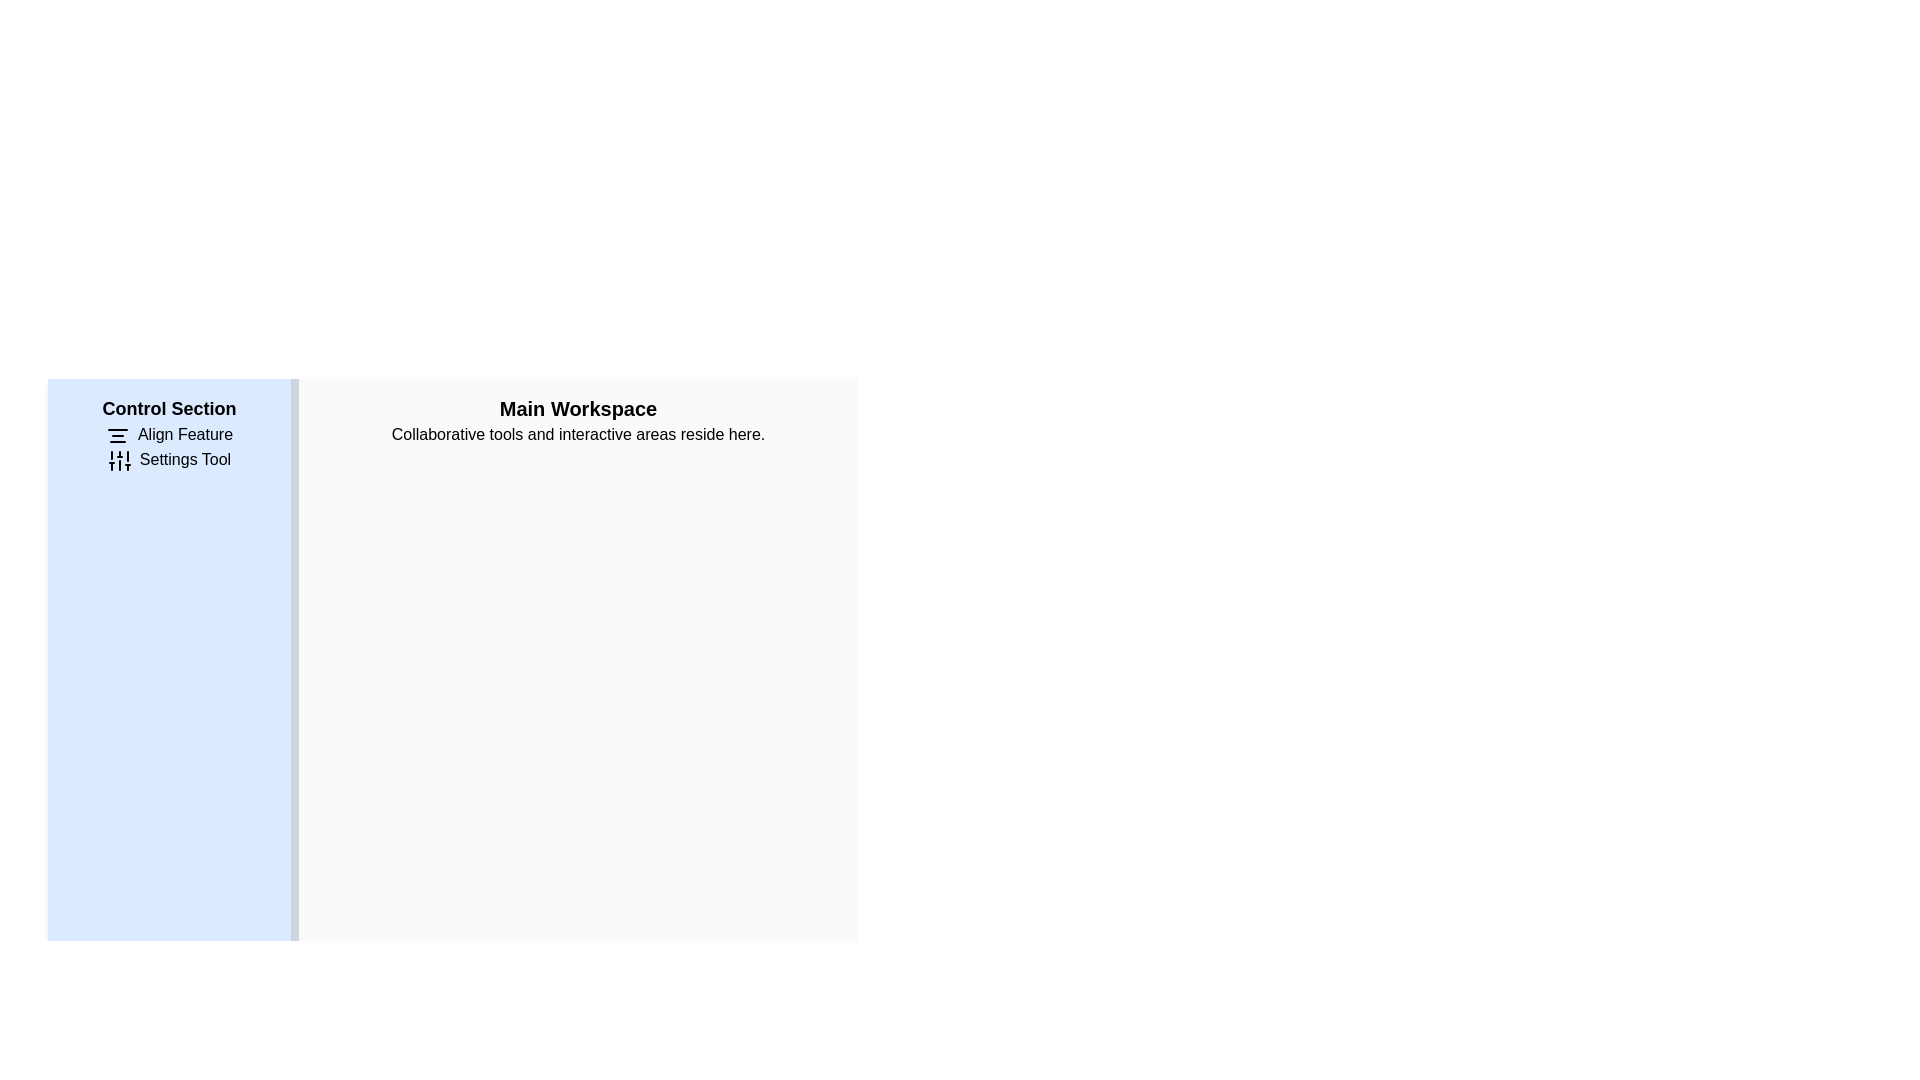  I want to click on the static text element that reads 'Collaborative tools and interactive areas reside here.' located below the 'Main Workspace' header, so click(577, 434).